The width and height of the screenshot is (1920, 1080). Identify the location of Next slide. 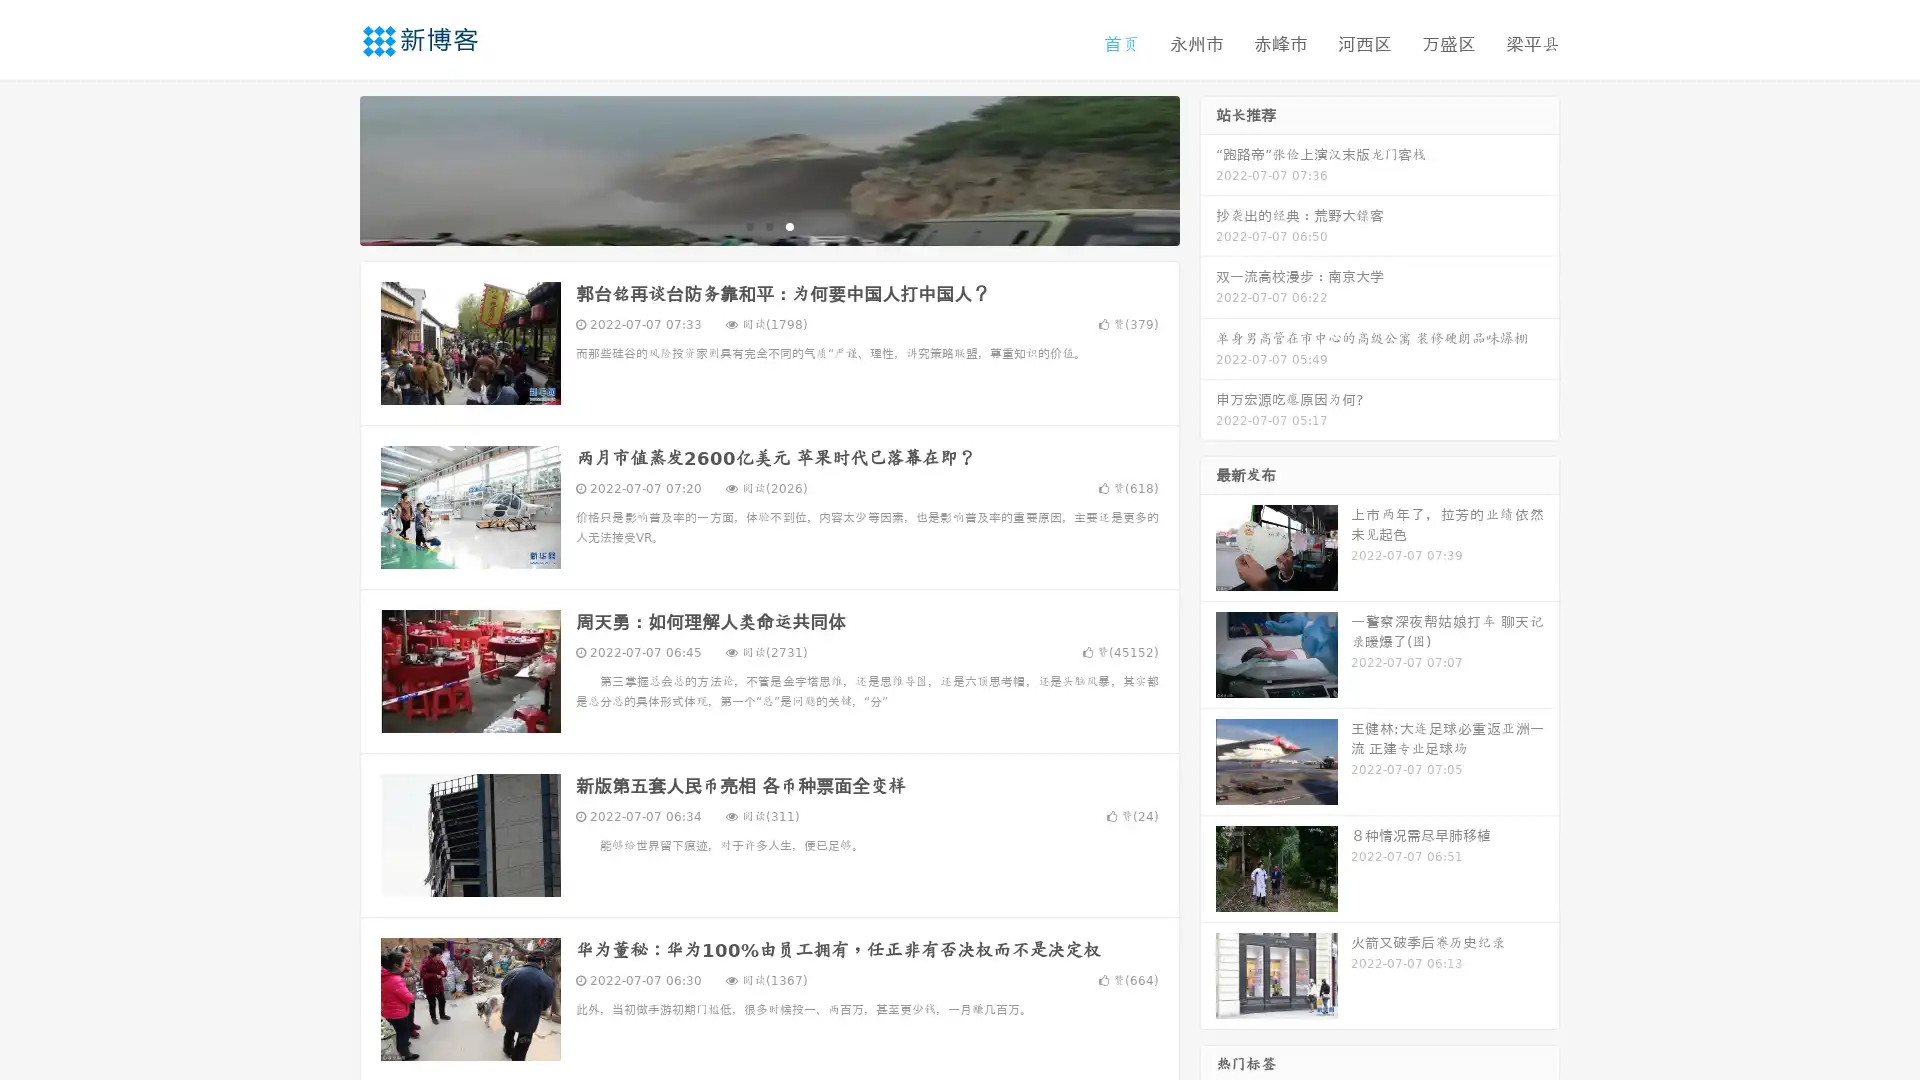
(1208, 168).